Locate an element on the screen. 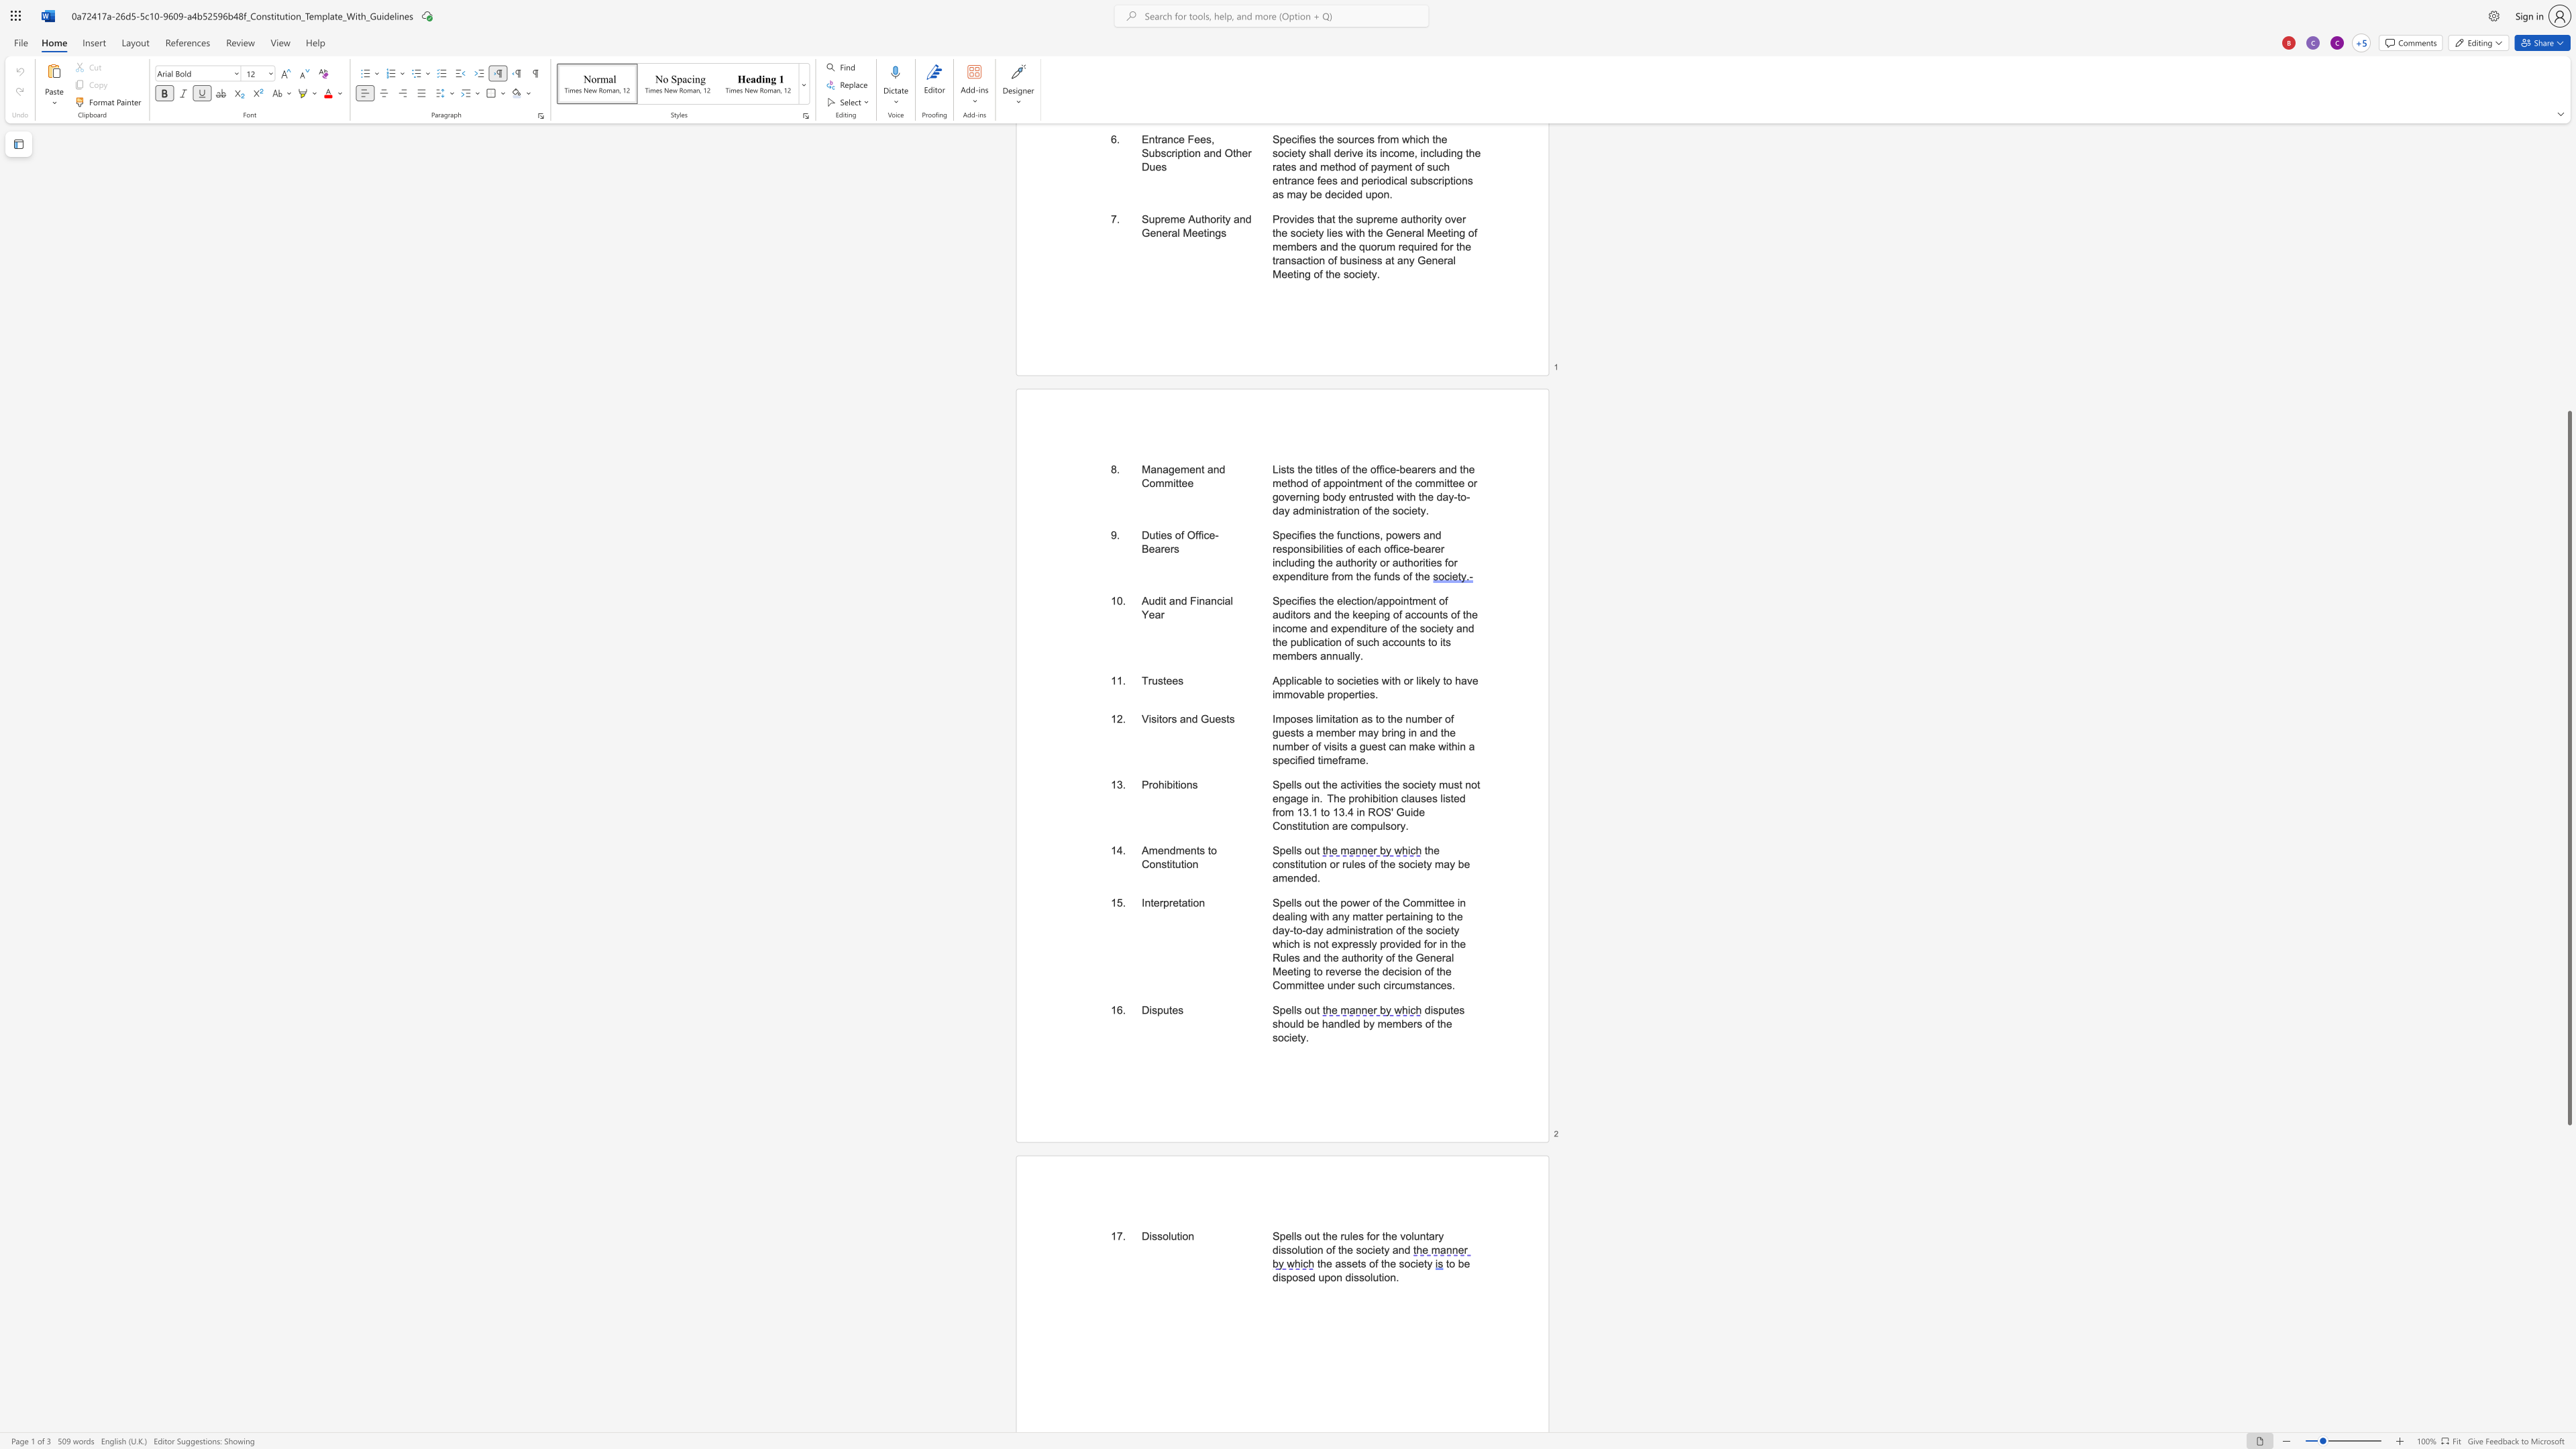 This screenshot has width=2576, height=1449. the right-hand scrollbar to ascend the page is located at coordinates (2568, 214).